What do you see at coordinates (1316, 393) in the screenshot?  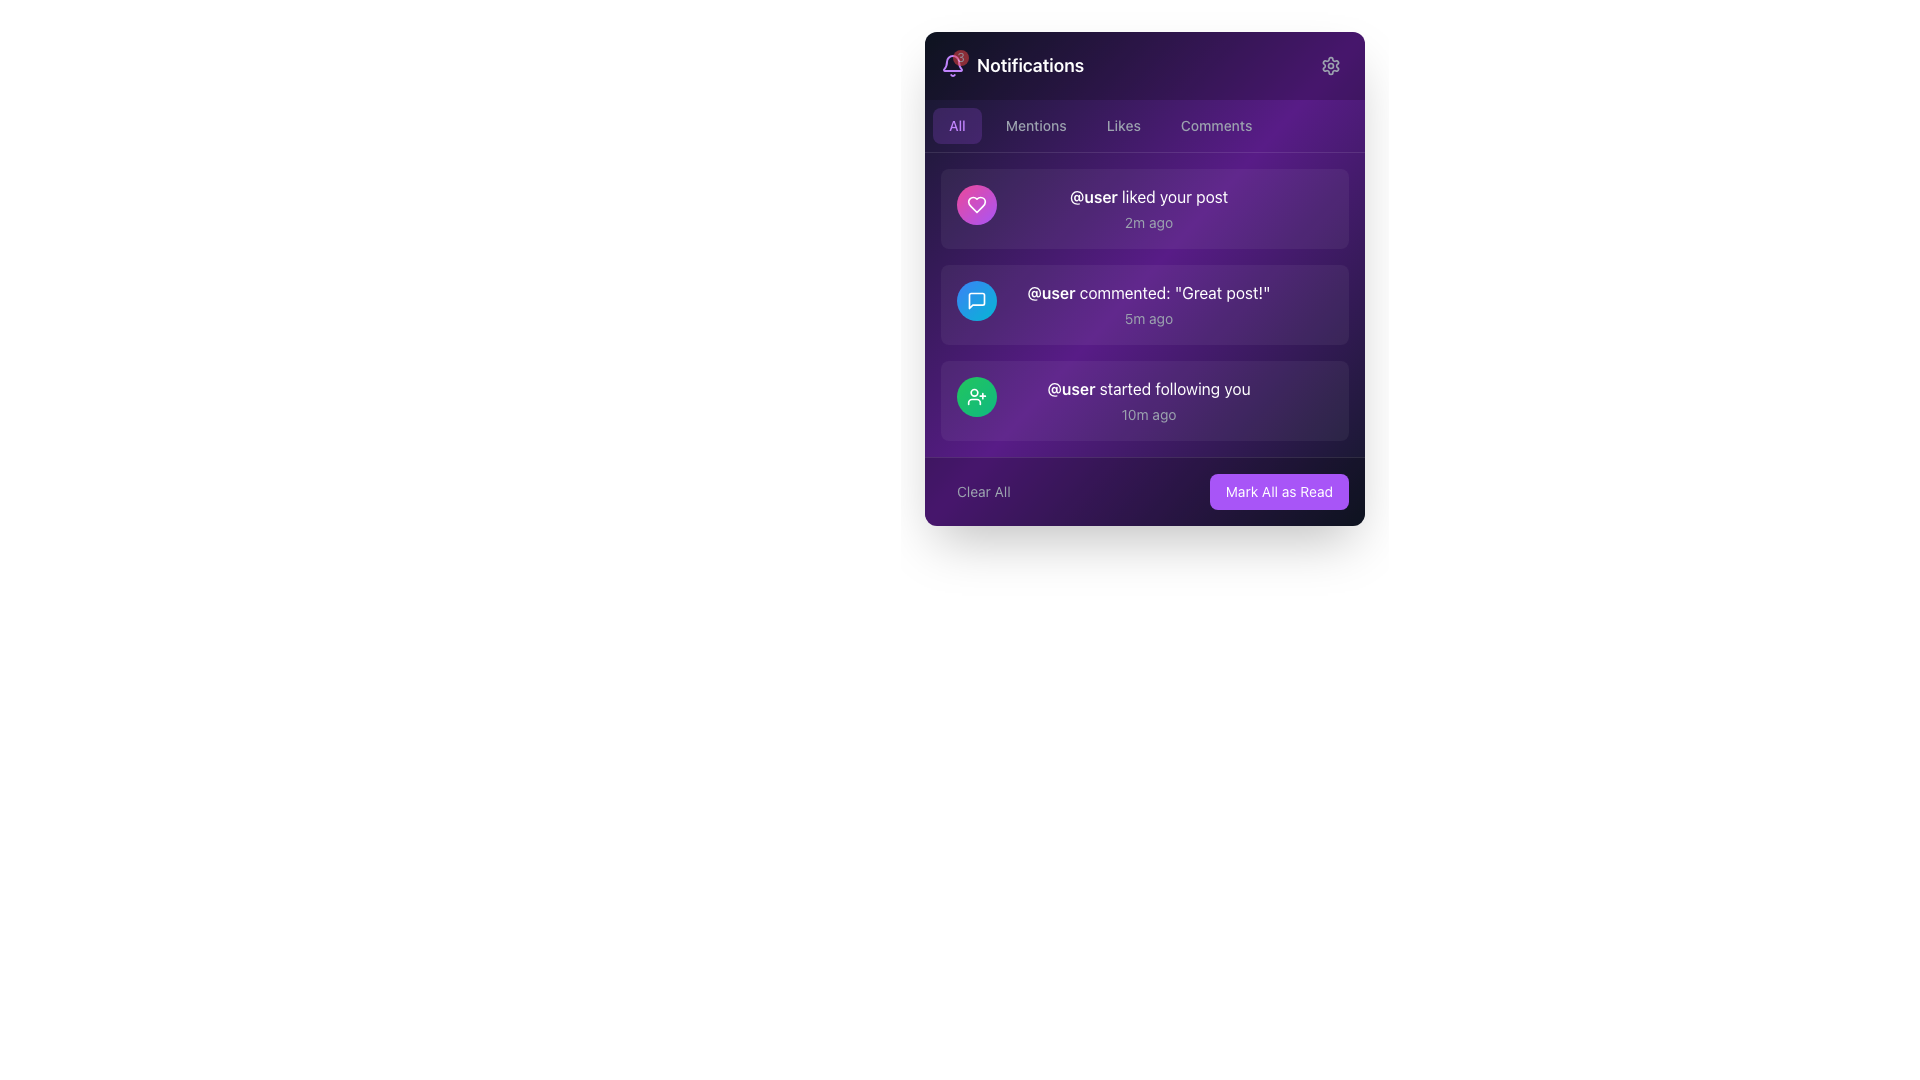 I see `the dismiss button located at the top-right corner of the last notification item` at bounding box center [1316, 393].